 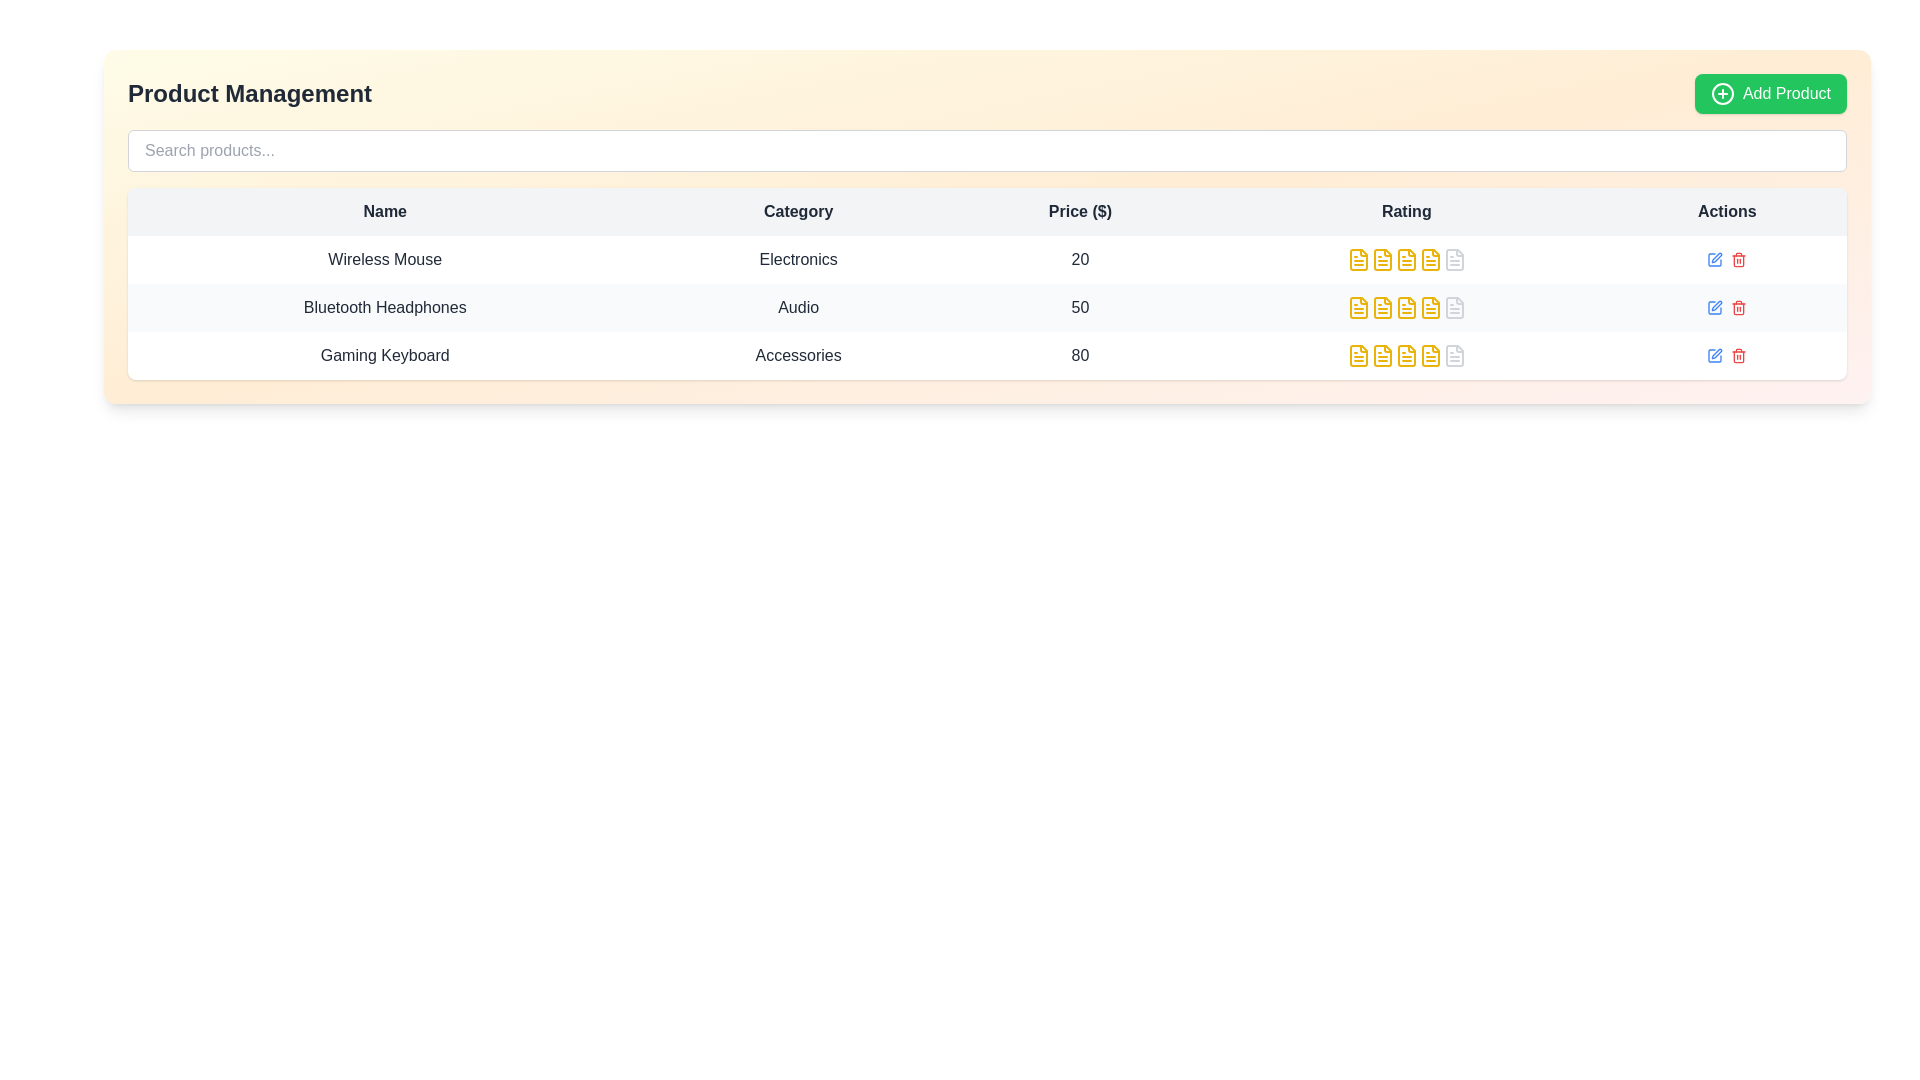 I want to click on the yellow document icon button, so click(x=1358, y=258).